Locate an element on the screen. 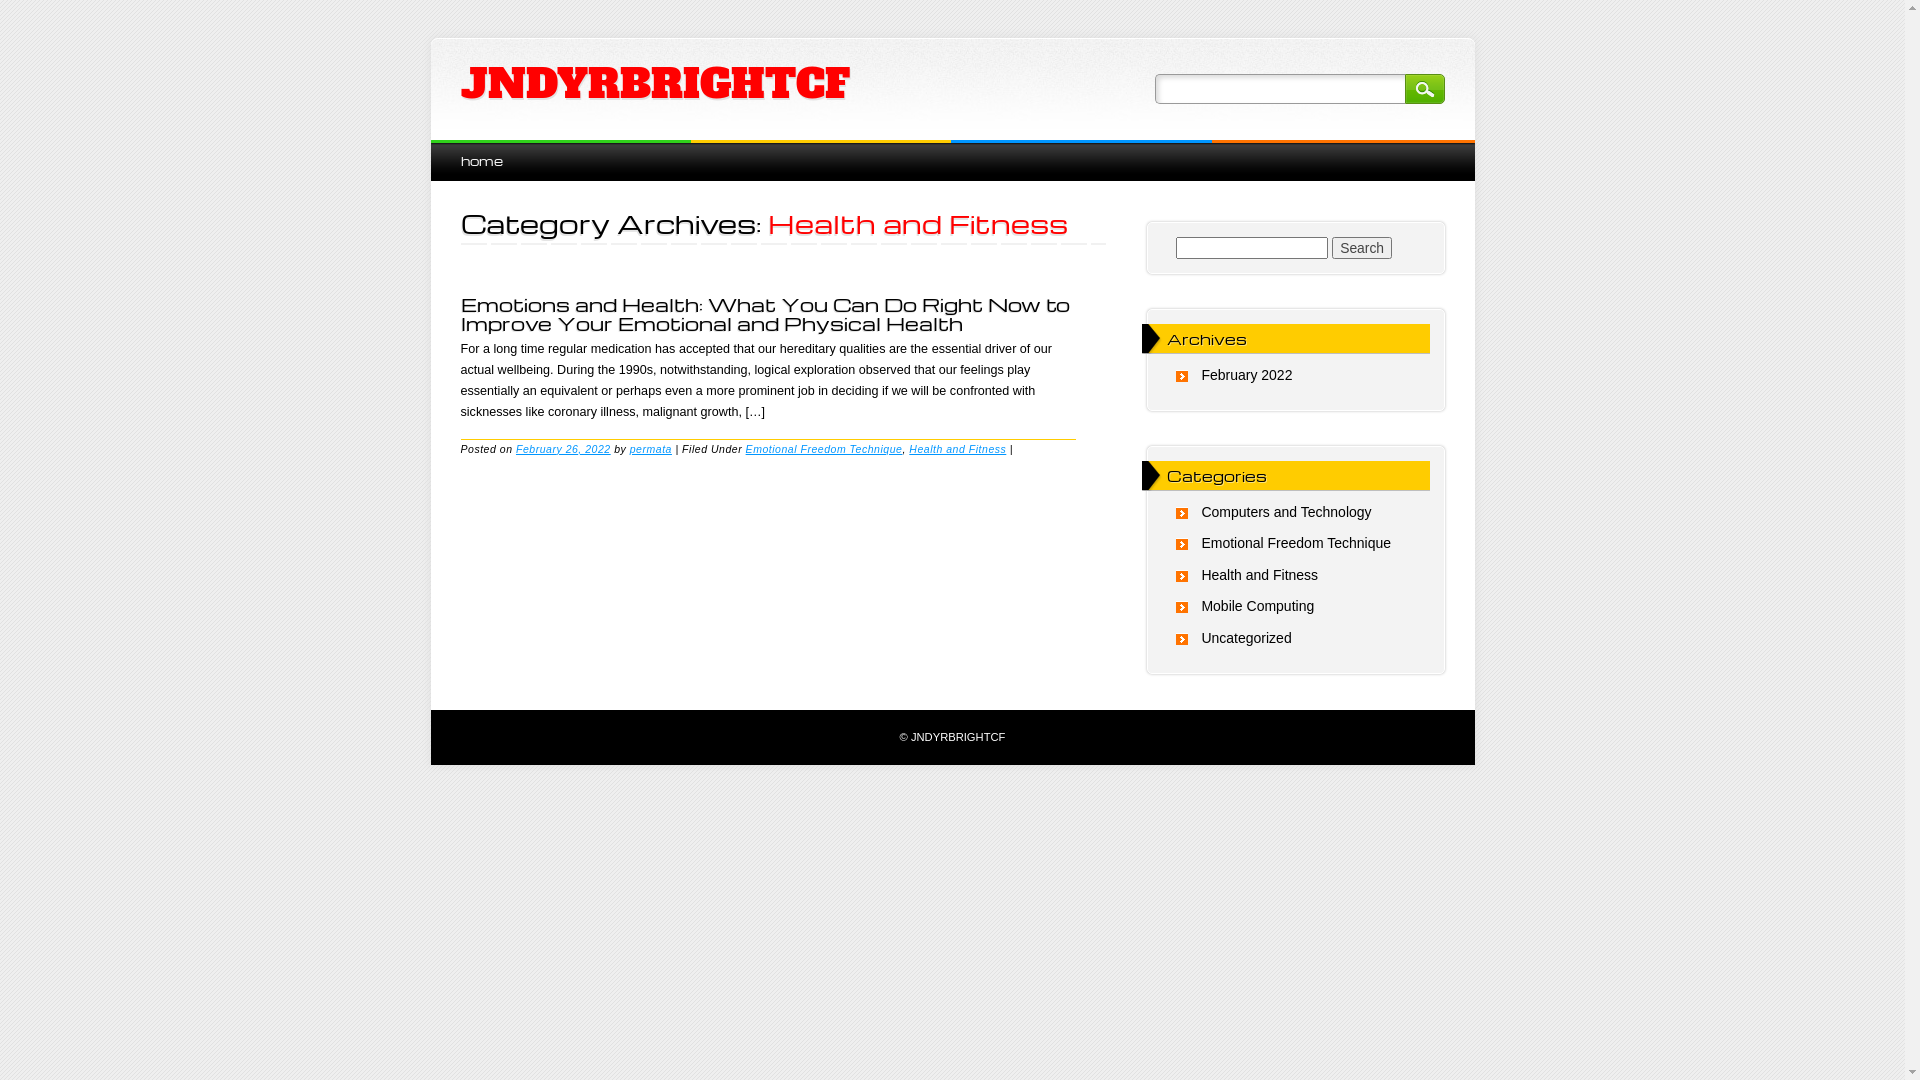 The width and height of the screenshot is (1920, 1080). 'Mobile Computing' is located at coordinates (1200, 604).